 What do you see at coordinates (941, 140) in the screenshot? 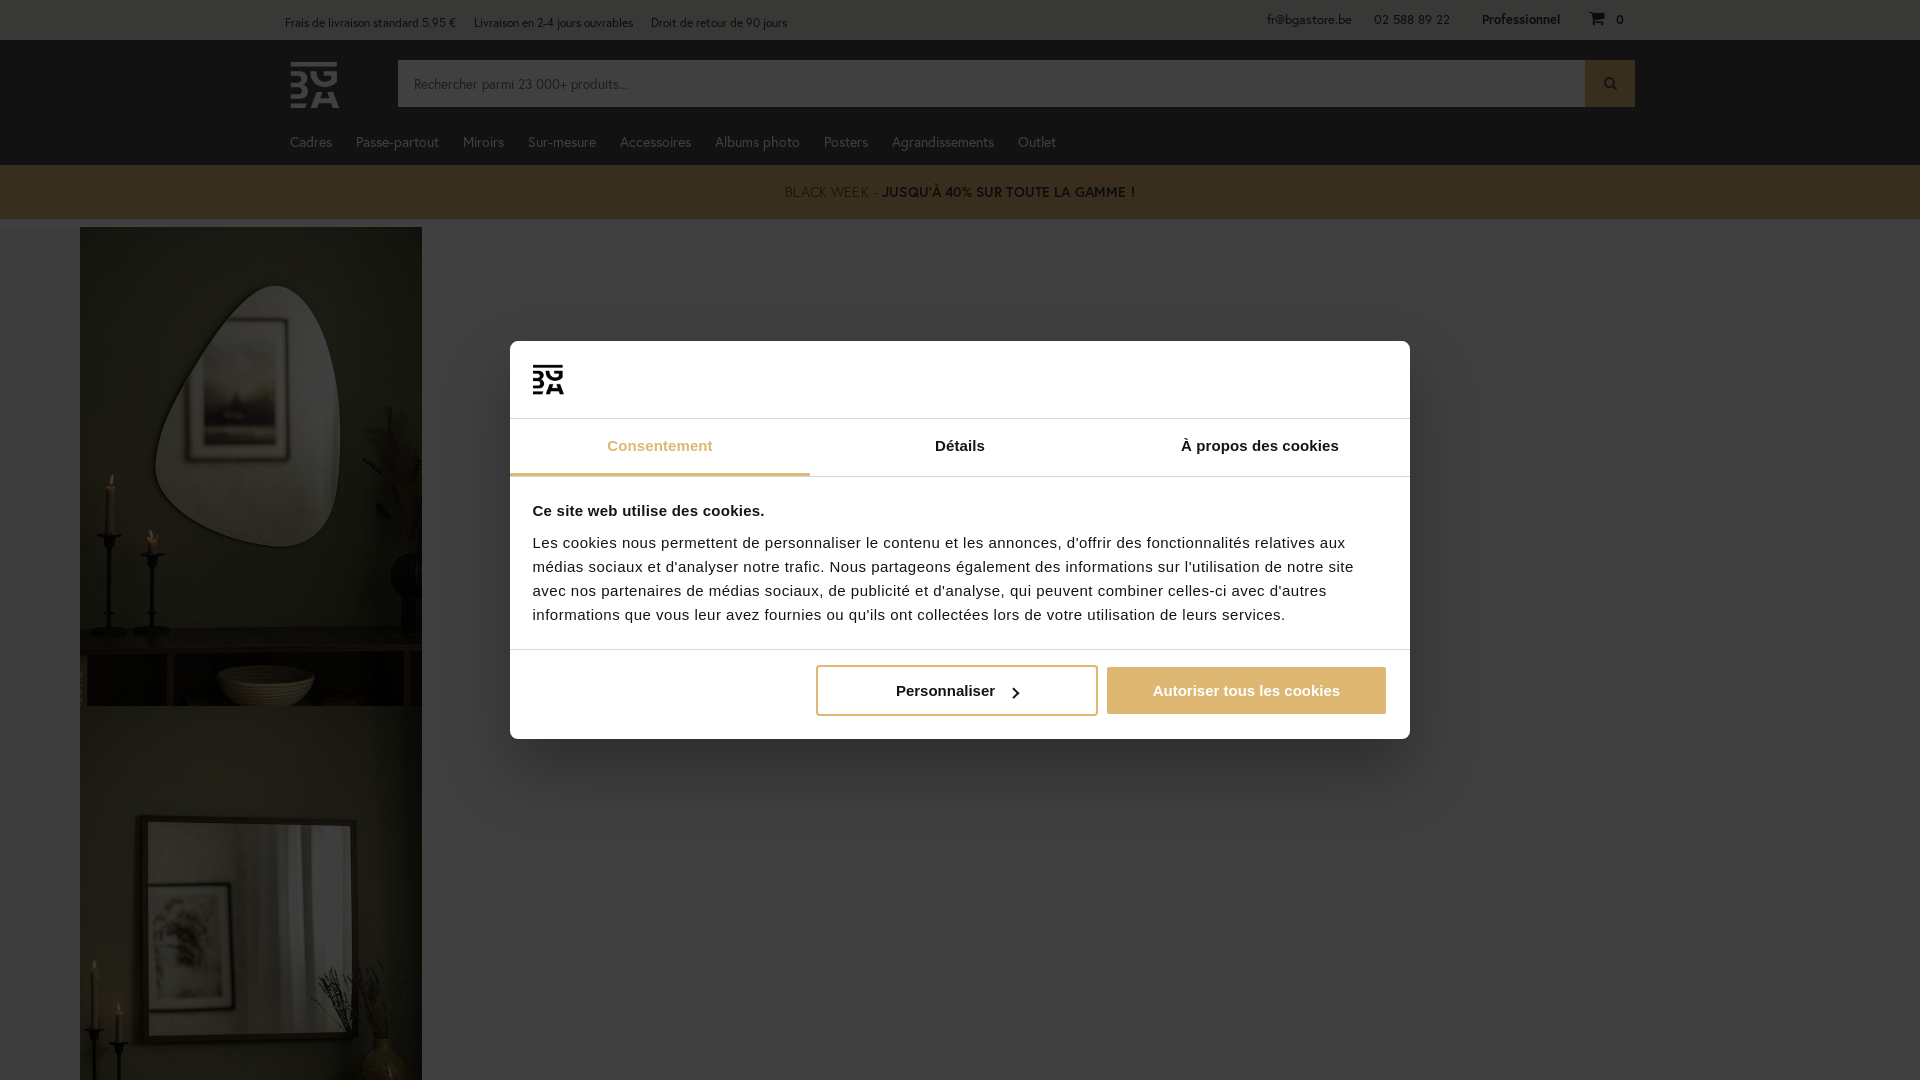
I see `'Agrandissements'` at bounding box center [941, 140].